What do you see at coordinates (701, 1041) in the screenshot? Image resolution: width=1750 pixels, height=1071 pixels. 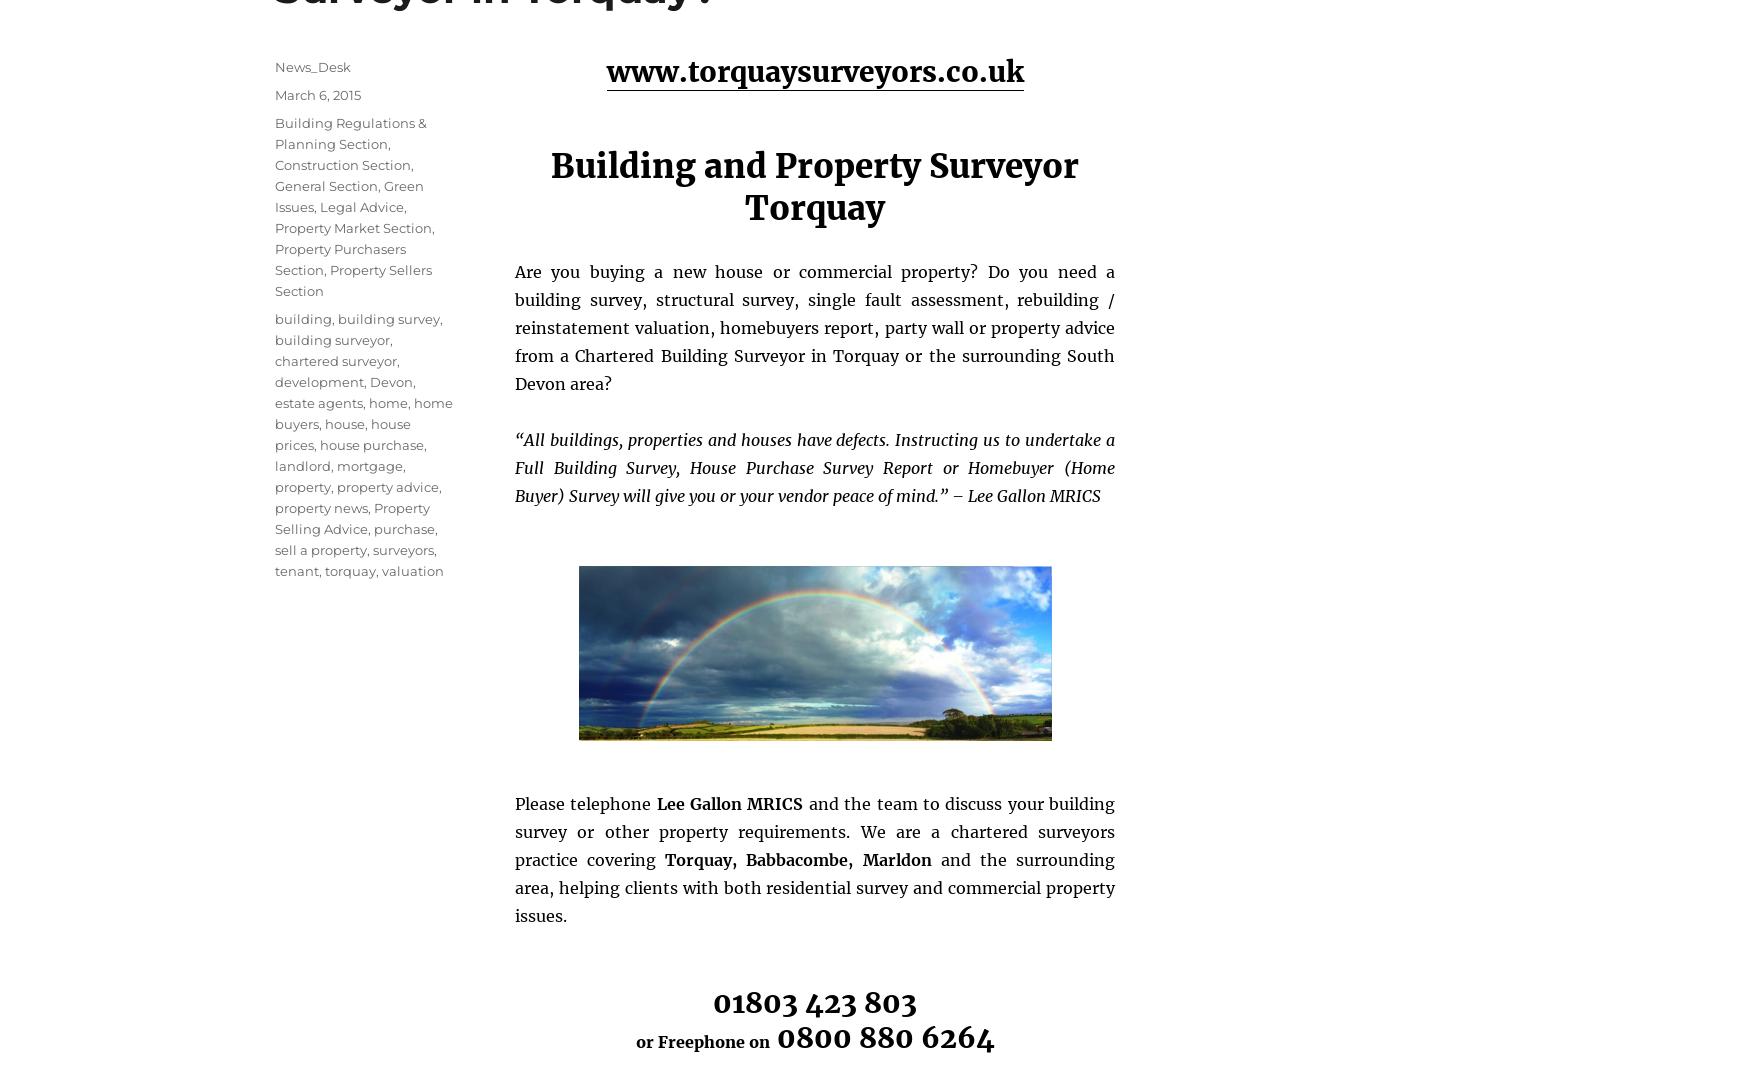 I see `'or Freephone on'` at bounding box center [701, 1041].